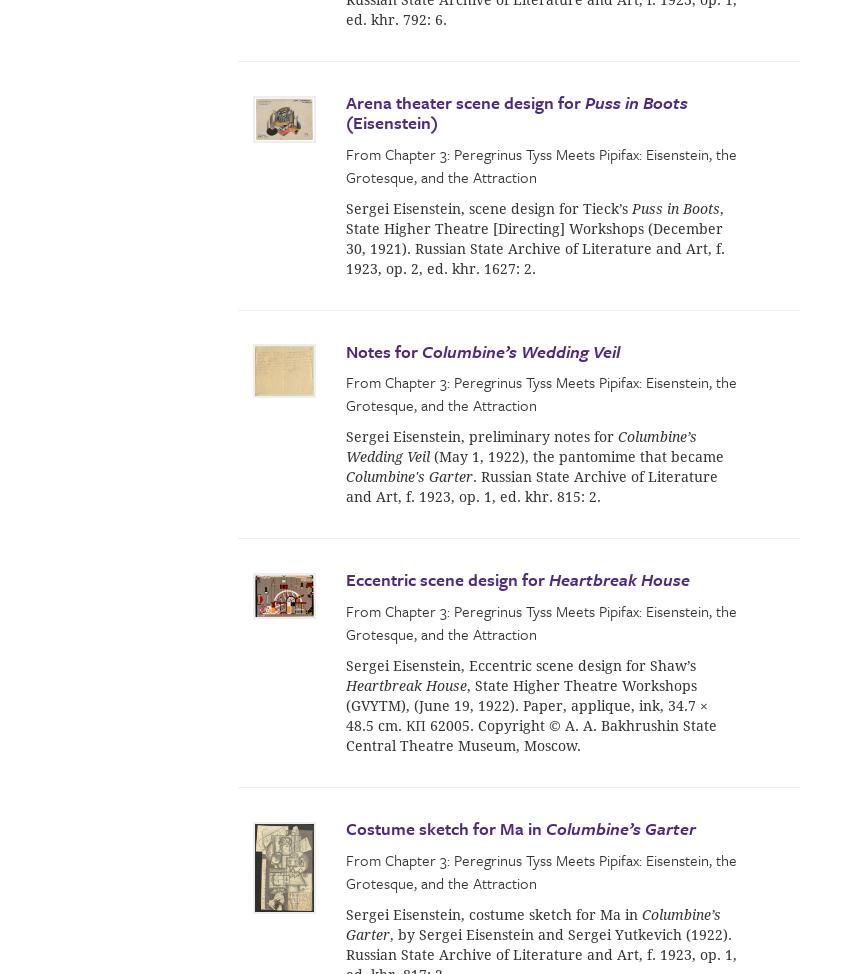  I want to click on 'Sergei Eisenstein, scene design for Tieck’s', so click(345, 208).